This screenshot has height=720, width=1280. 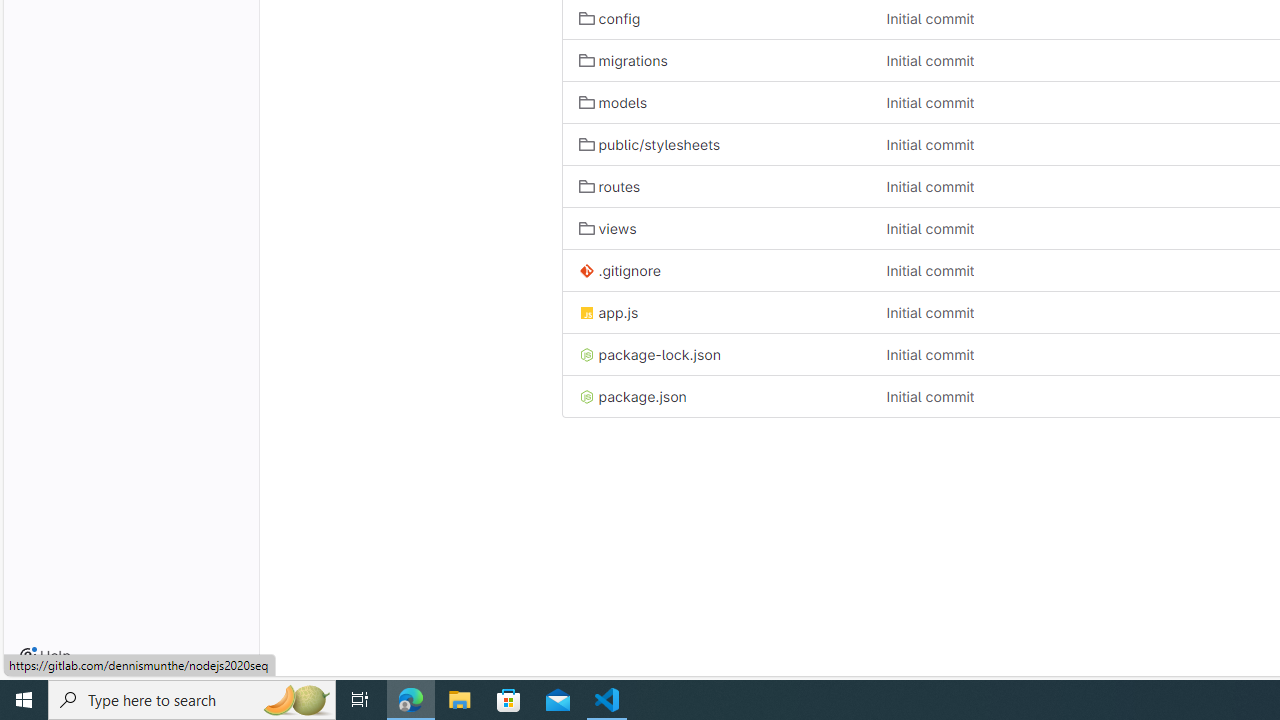 What do you see at coordinates (716, 353) in the screenshot?
I see `'package-lock.json'` at bounding box center [716, 353].